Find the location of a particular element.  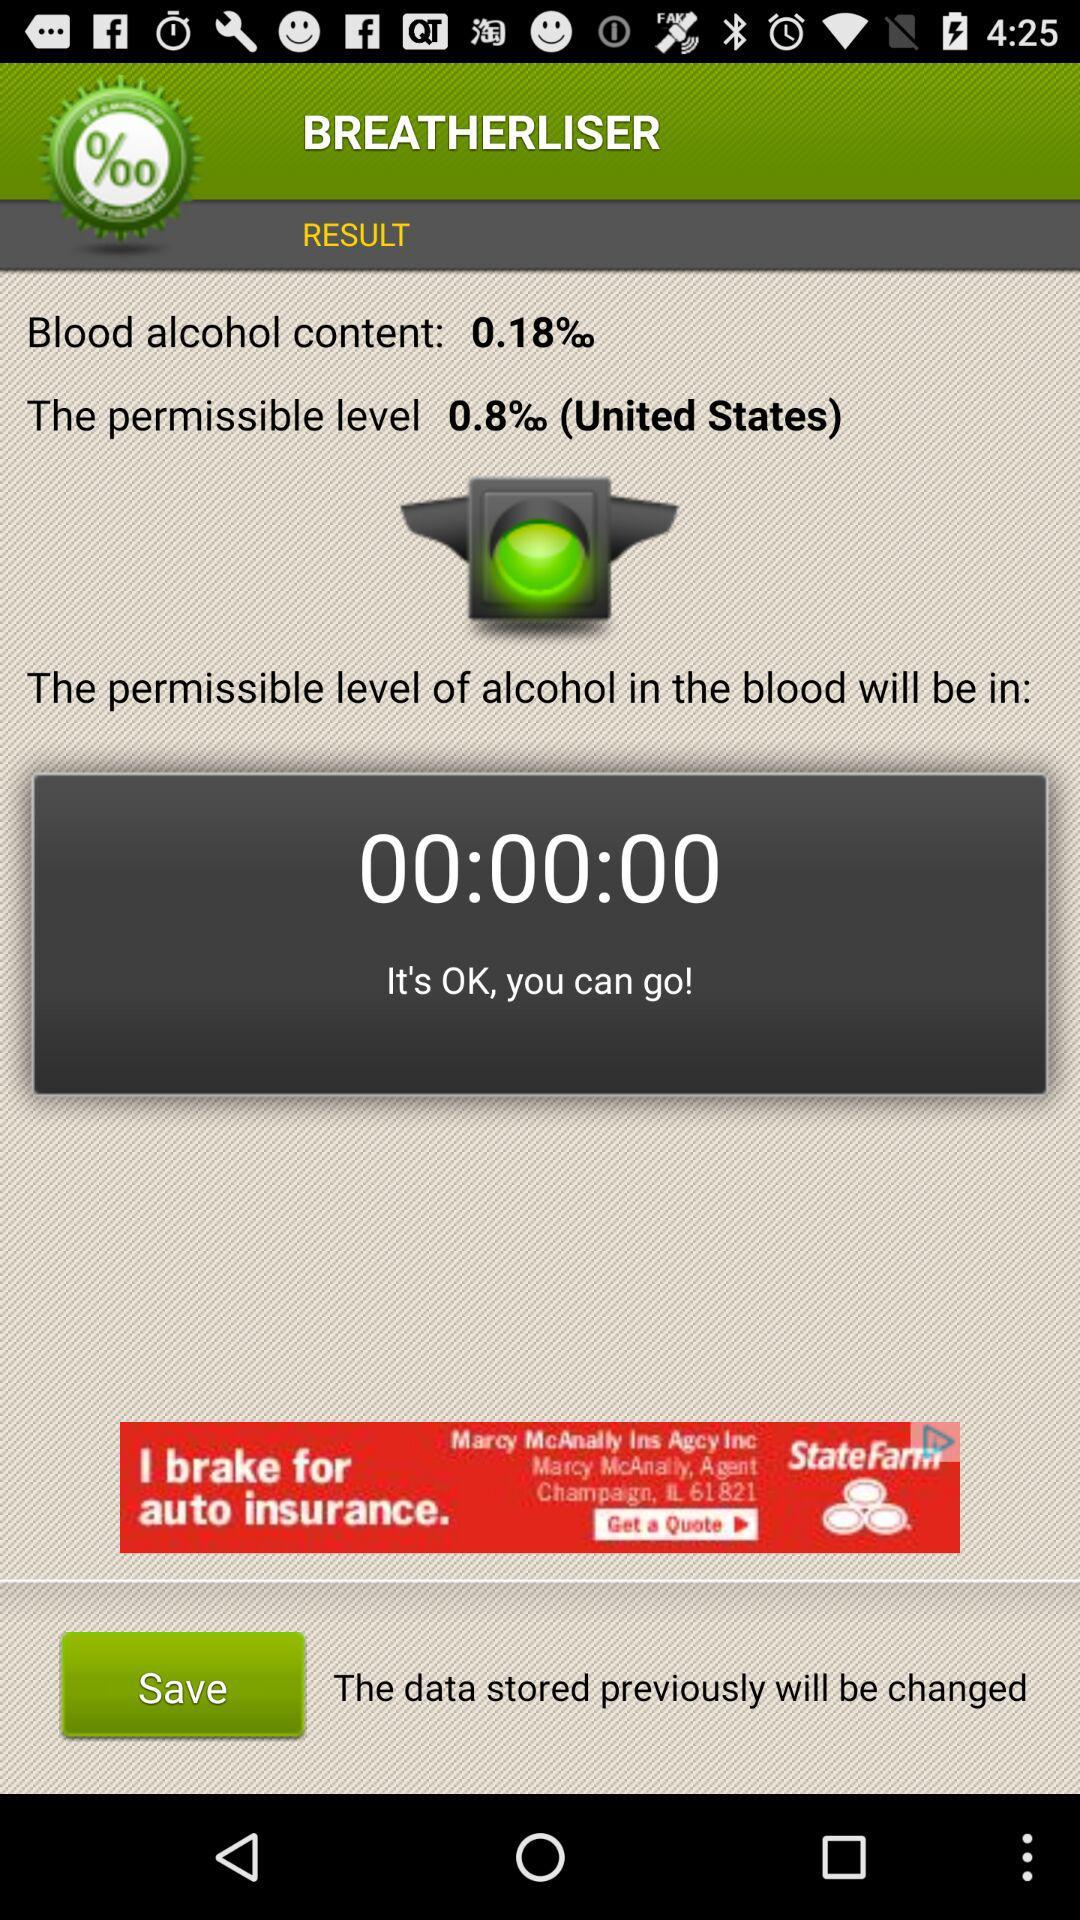

item at the bottom left corner is located at coordinates (182, 1685).